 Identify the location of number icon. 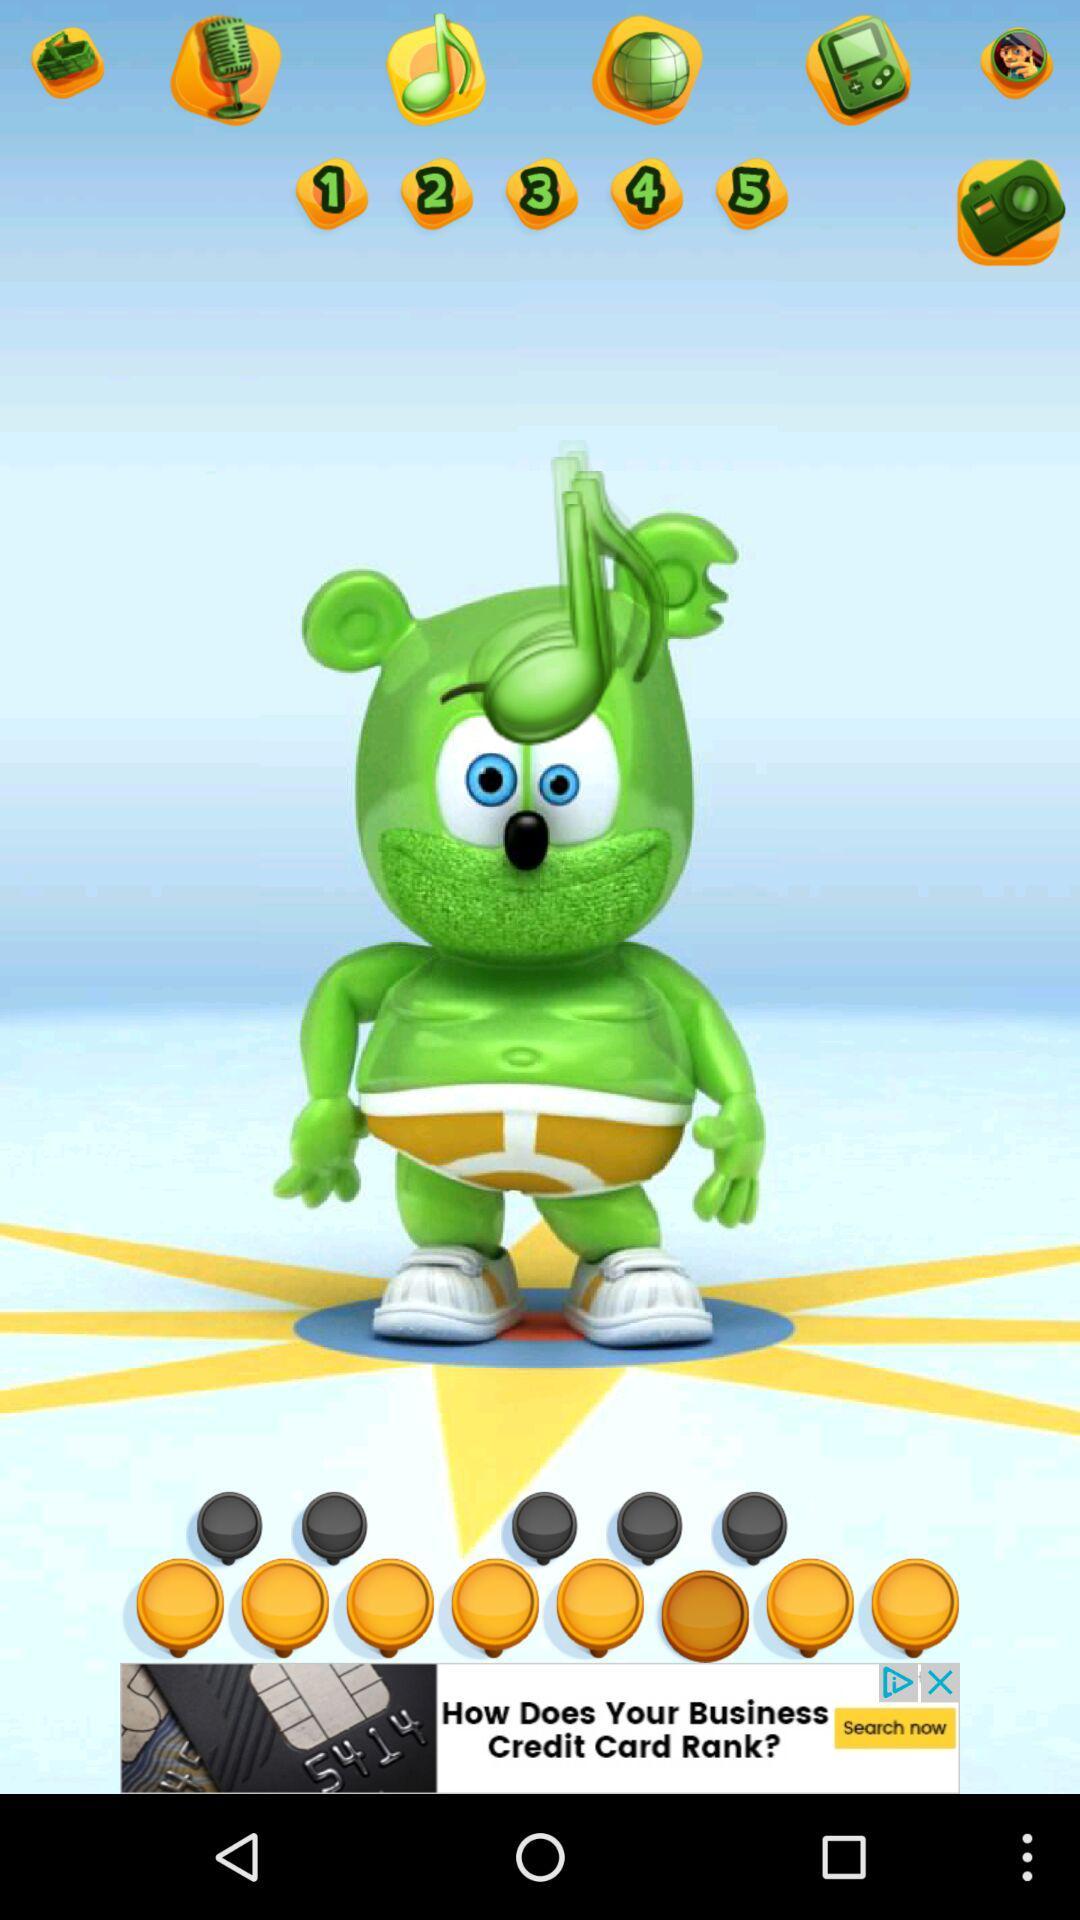
(328, 196).